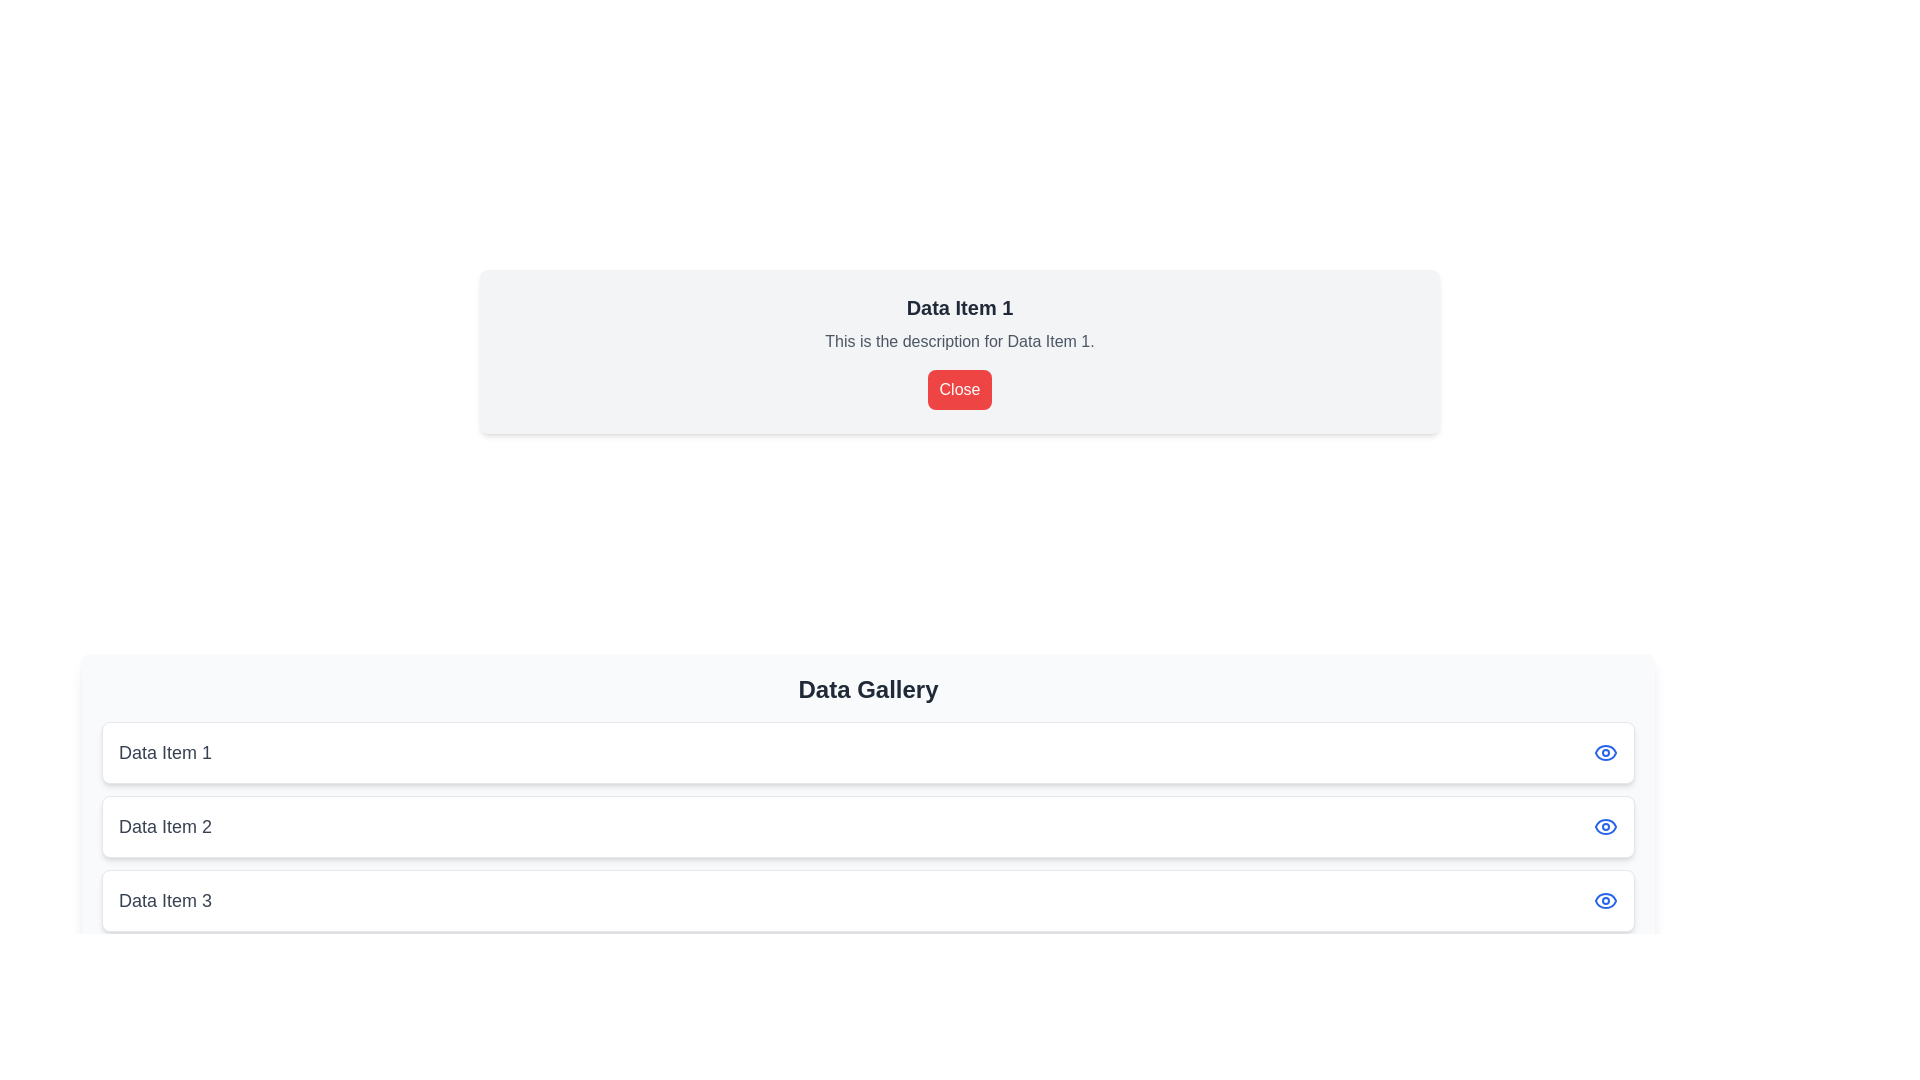 This screenshot has height=1080, width=1920. What do you see at coordinates (960, 350) in the screenshot?
I see `the Overlay modal that provides detailed information about 'Data Item 1', which includes a header, description, and a 'Close' button` at bounding box center [960, 350].